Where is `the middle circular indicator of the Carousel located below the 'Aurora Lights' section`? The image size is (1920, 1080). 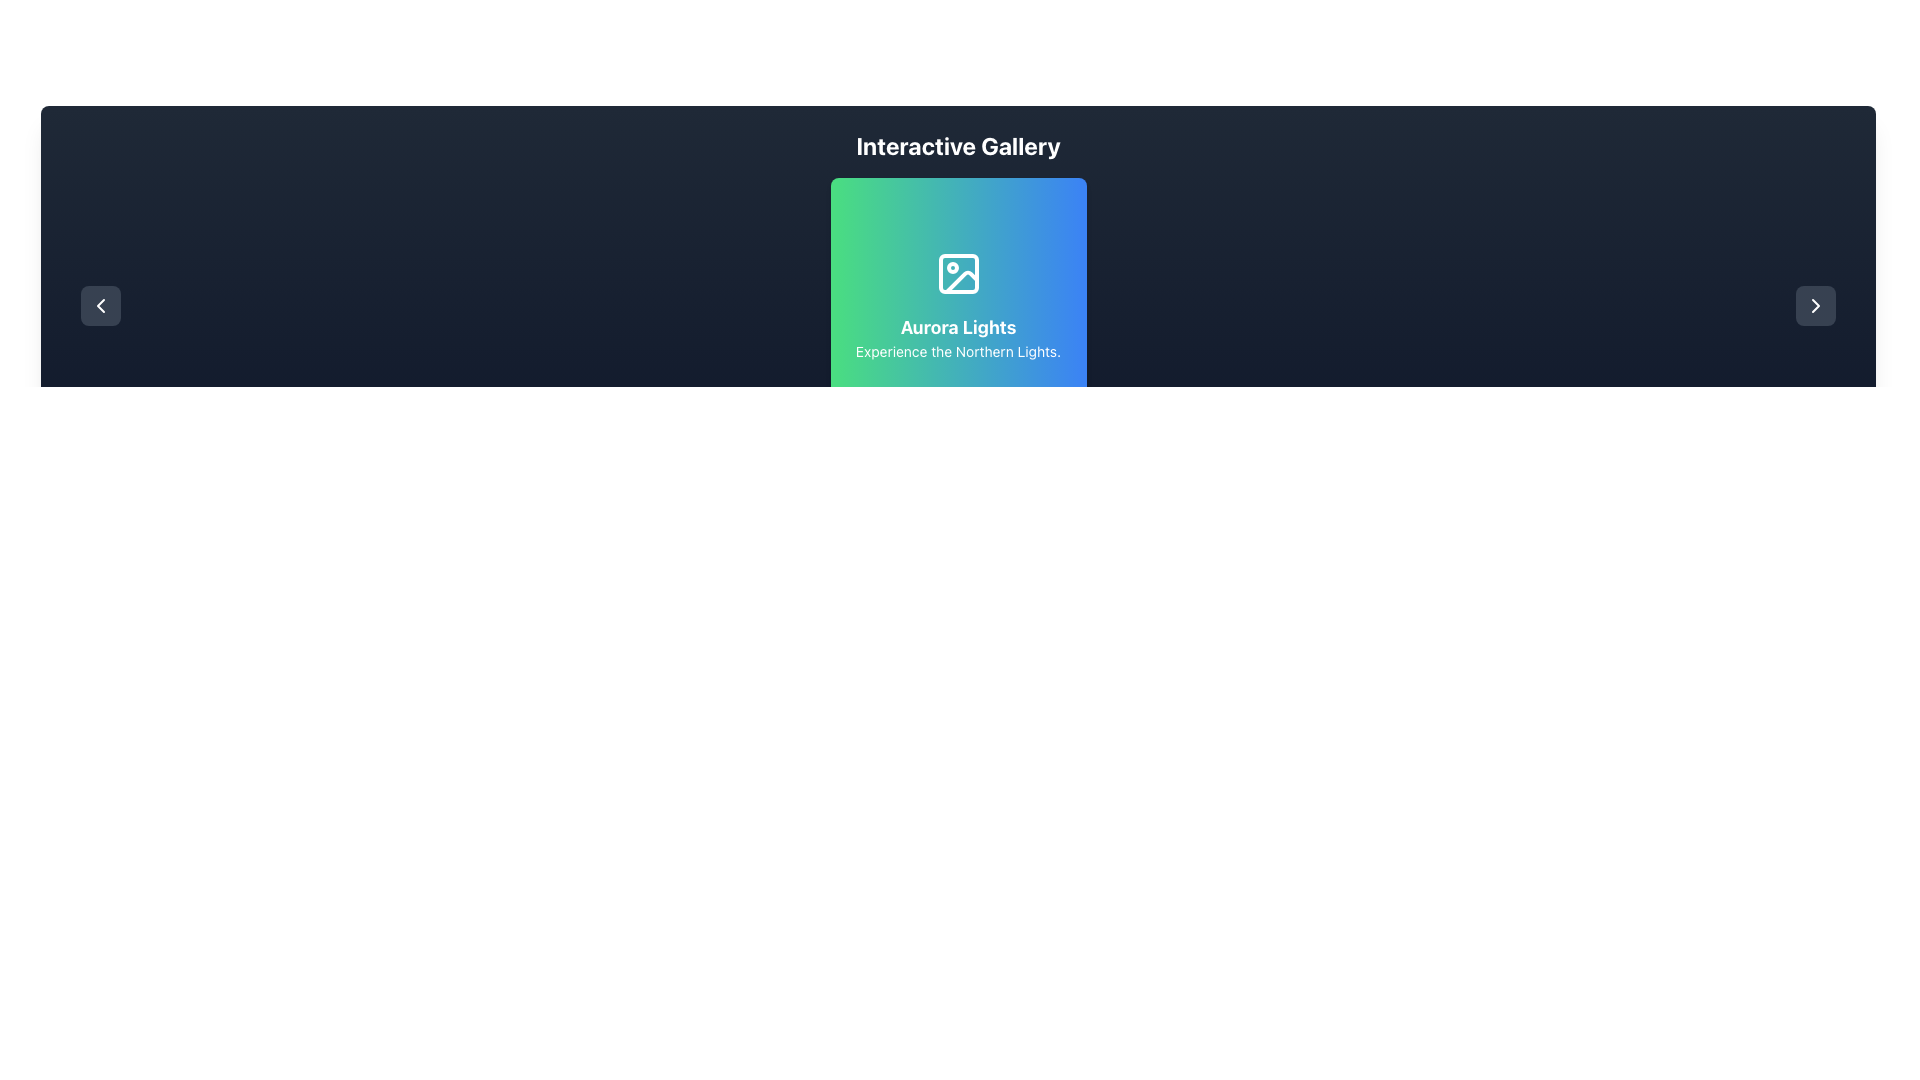 the middle circular indicator of the Carousel located below the 'Aurora Lights' section is located at coordinates (957, 458).